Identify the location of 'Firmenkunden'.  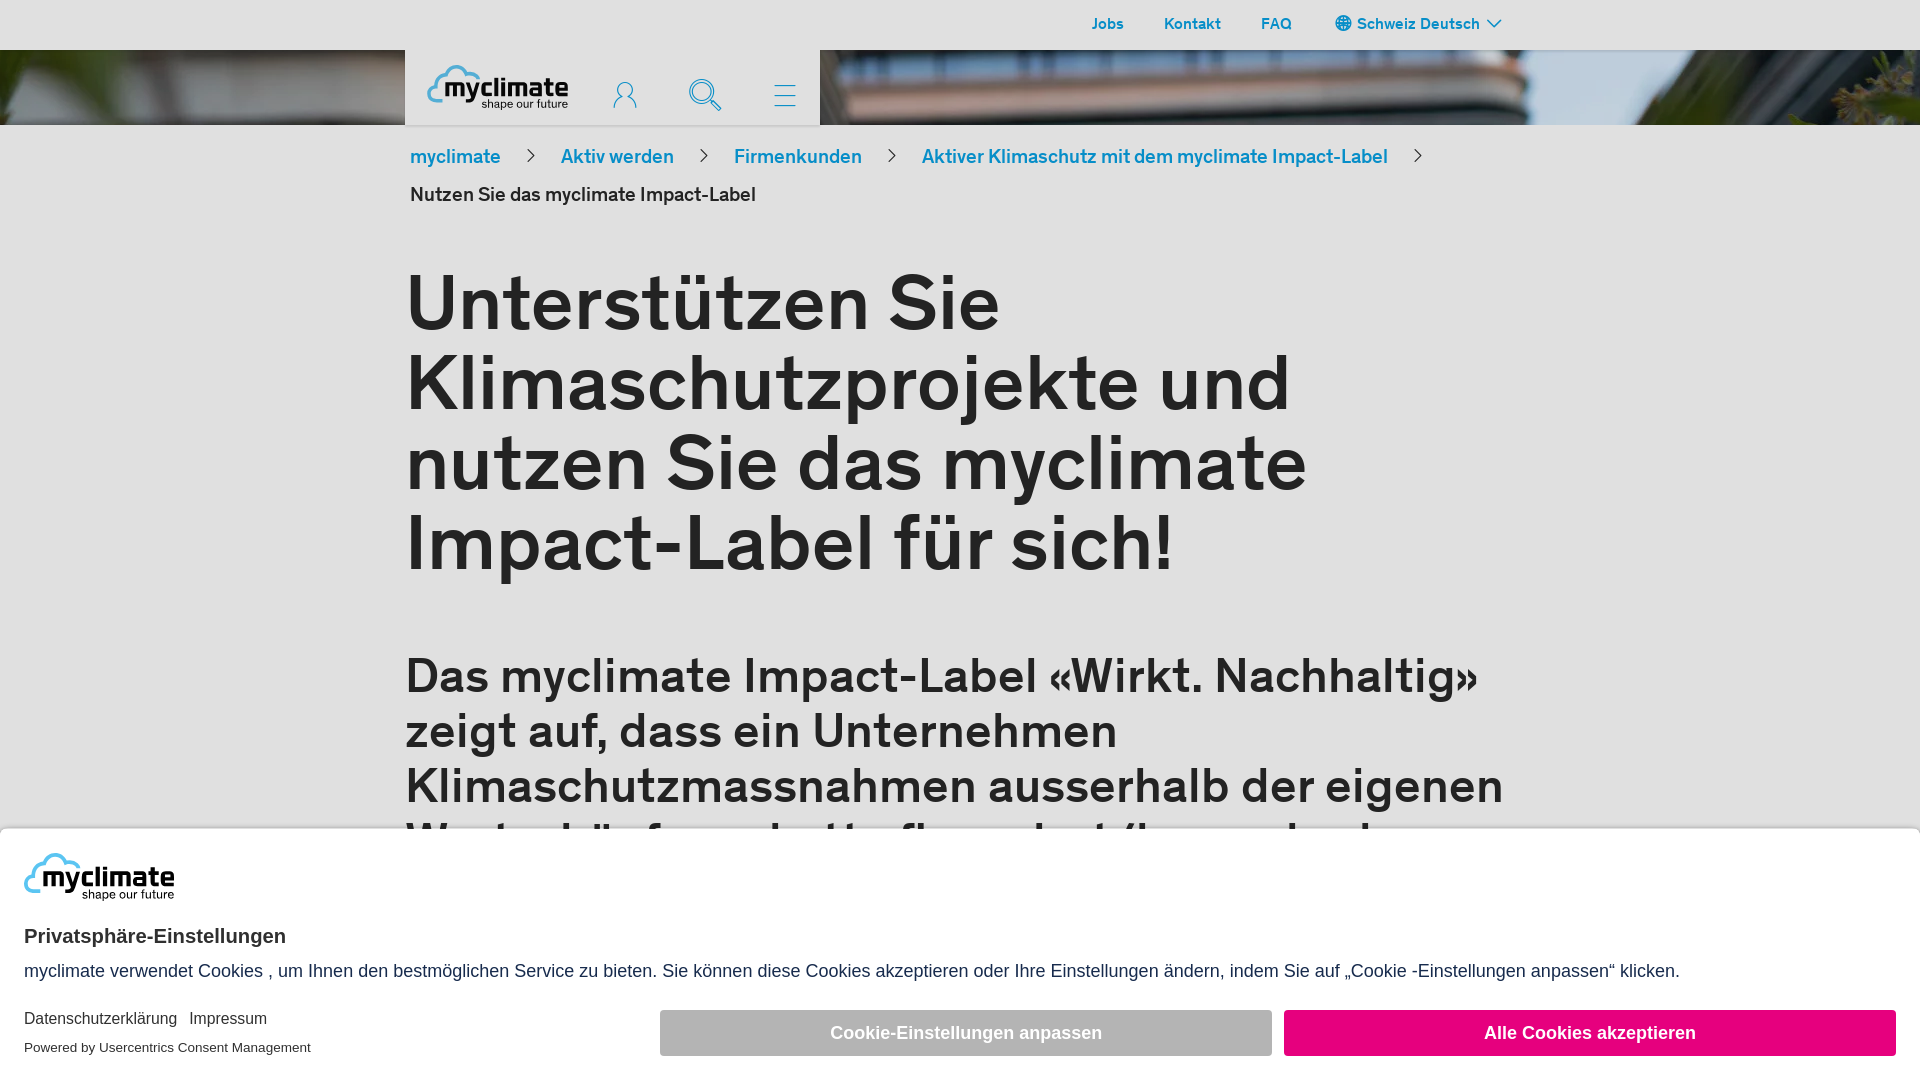
(796, 157).